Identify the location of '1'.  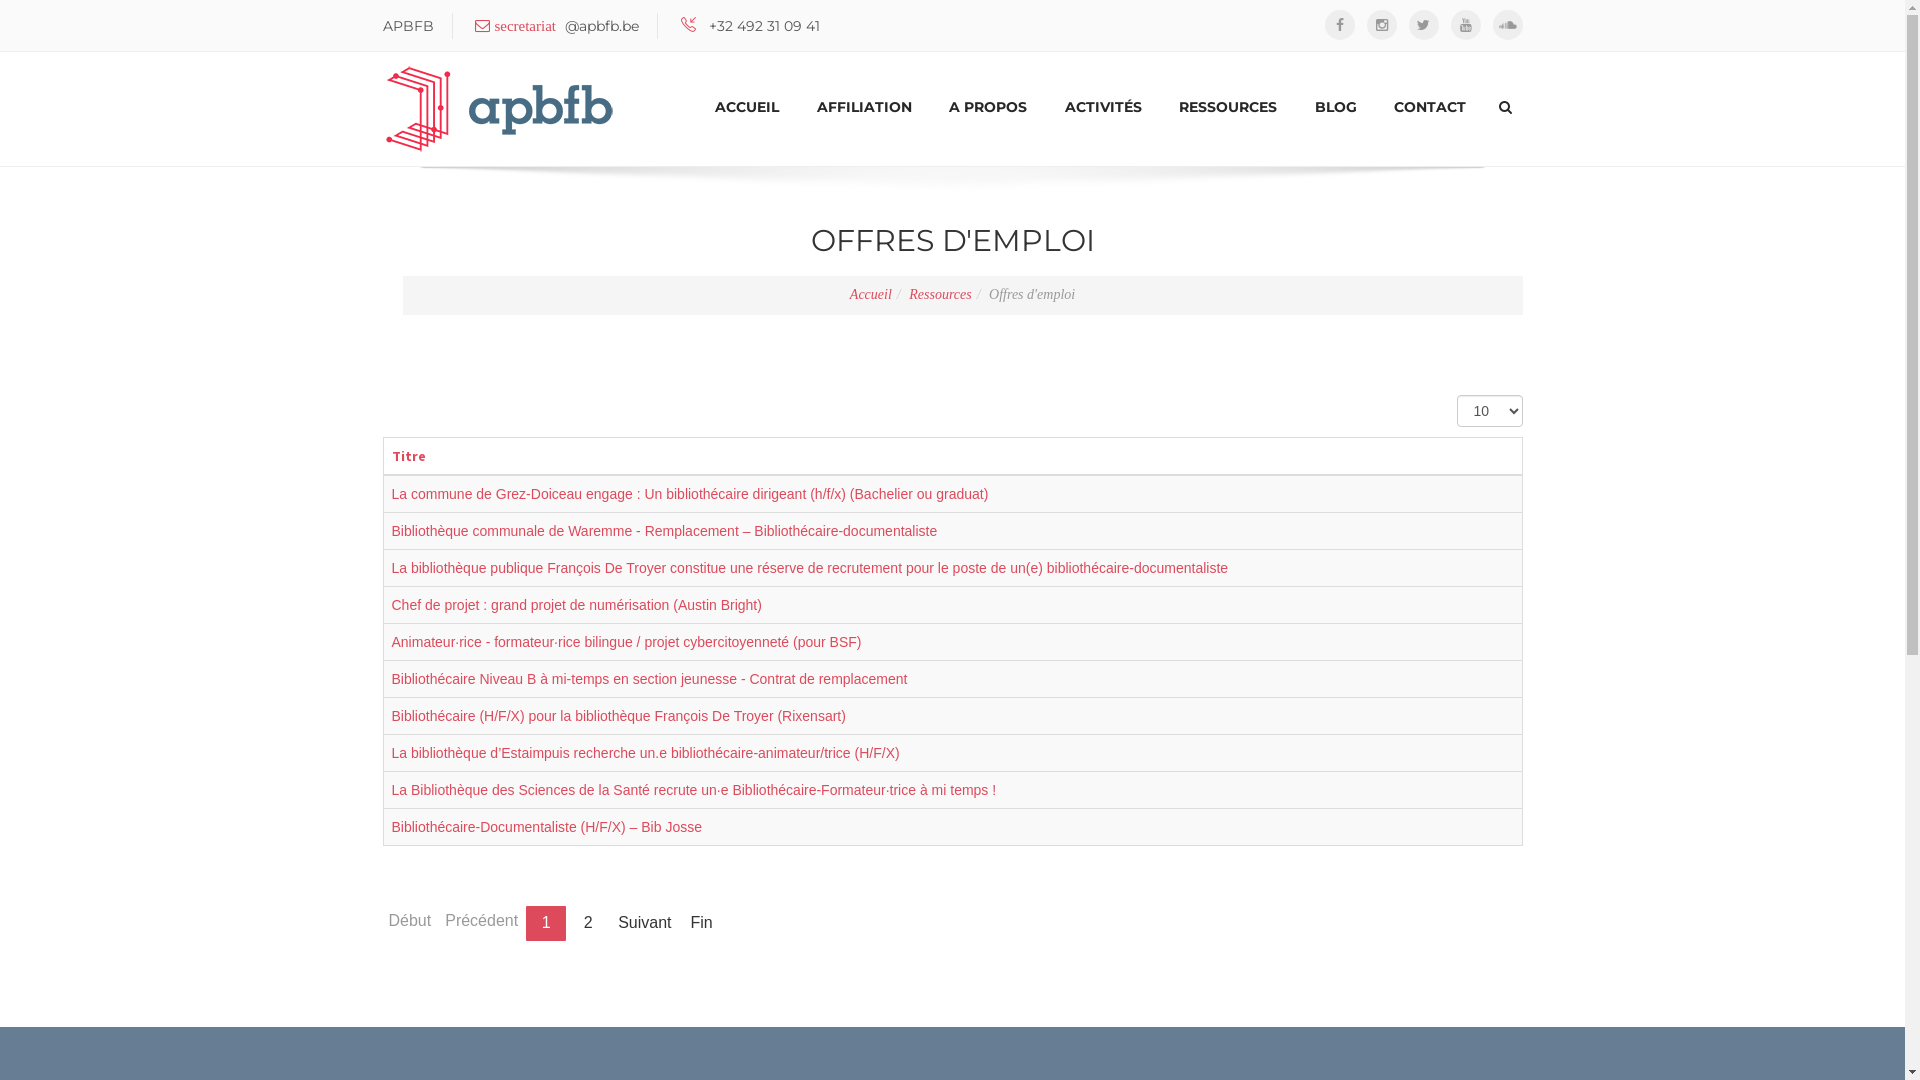
(546, 923).